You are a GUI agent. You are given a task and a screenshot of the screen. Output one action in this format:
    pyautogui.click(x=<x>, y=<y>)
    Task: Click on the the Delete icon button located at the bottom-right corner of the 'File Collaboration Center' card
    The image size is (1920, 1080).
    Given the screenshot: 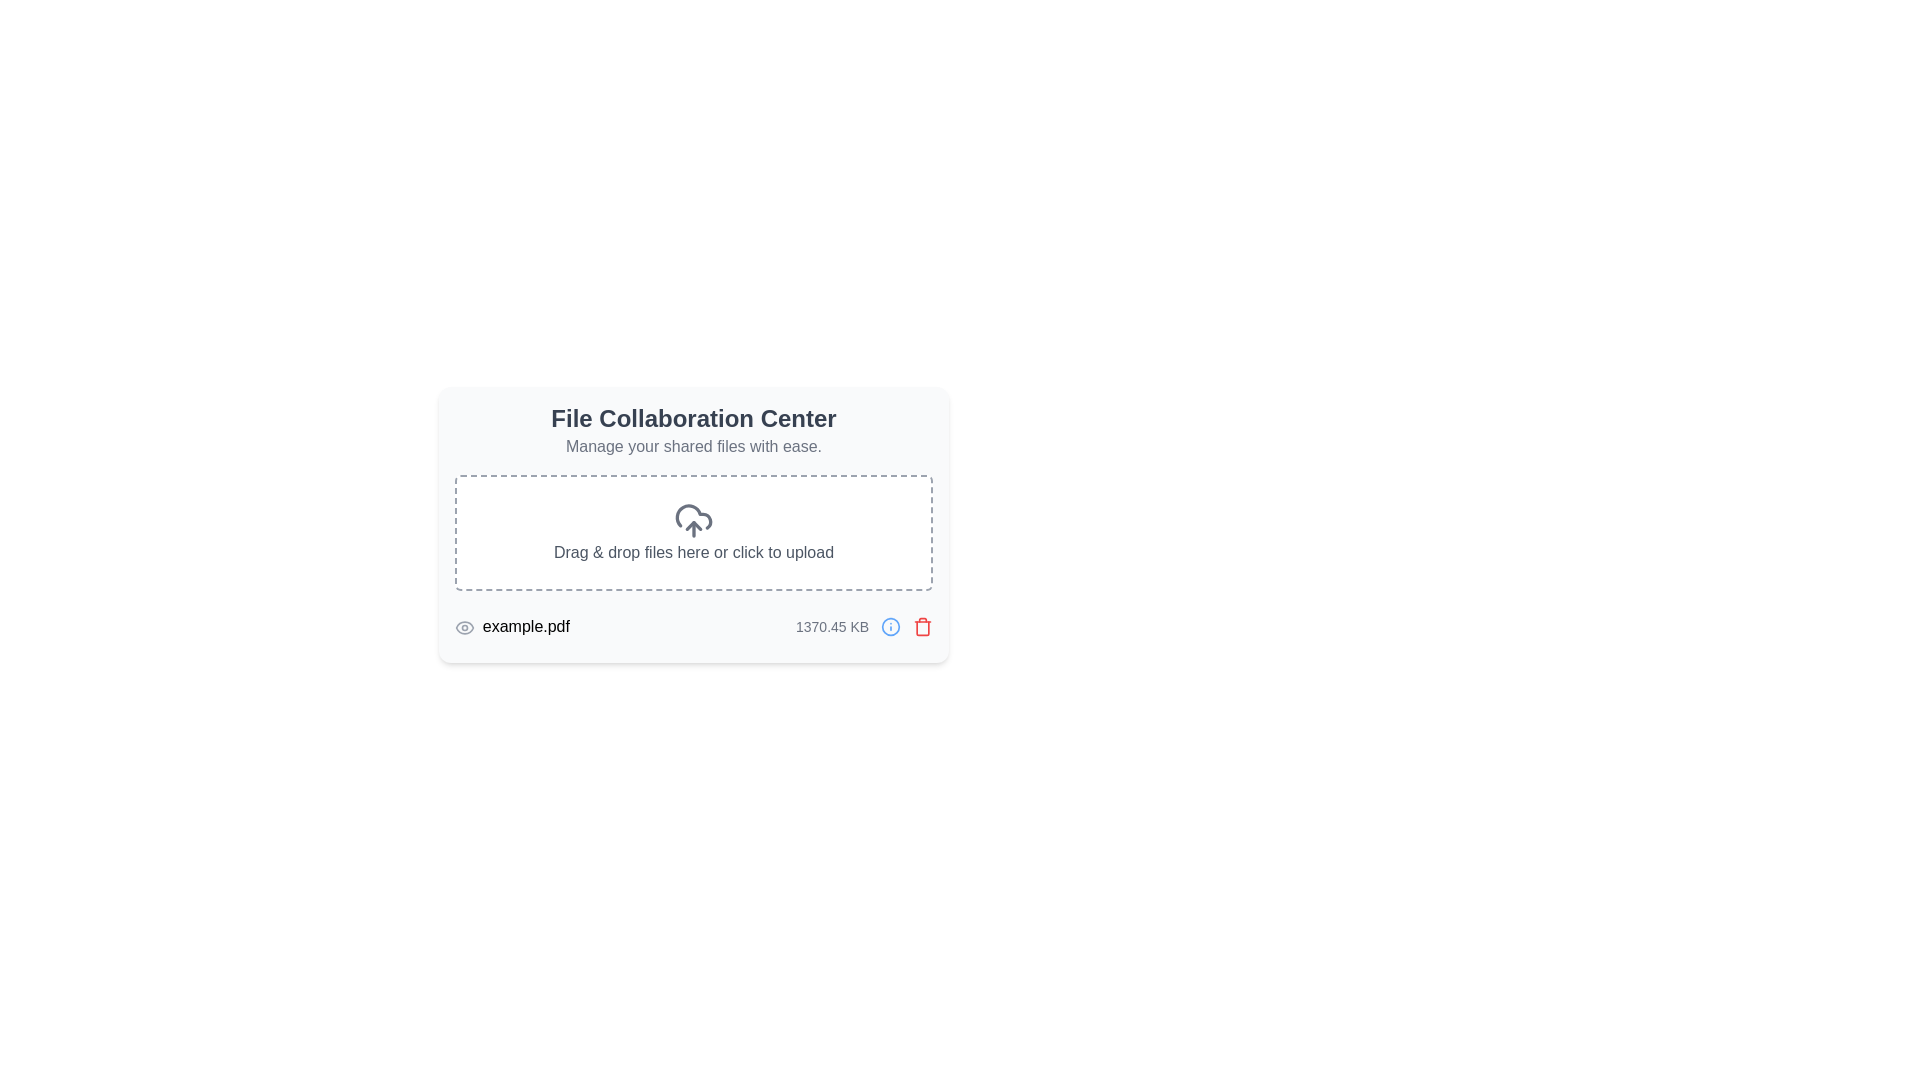 What is the action you would take?
    pyautogui.click(x=922, y=626)
    